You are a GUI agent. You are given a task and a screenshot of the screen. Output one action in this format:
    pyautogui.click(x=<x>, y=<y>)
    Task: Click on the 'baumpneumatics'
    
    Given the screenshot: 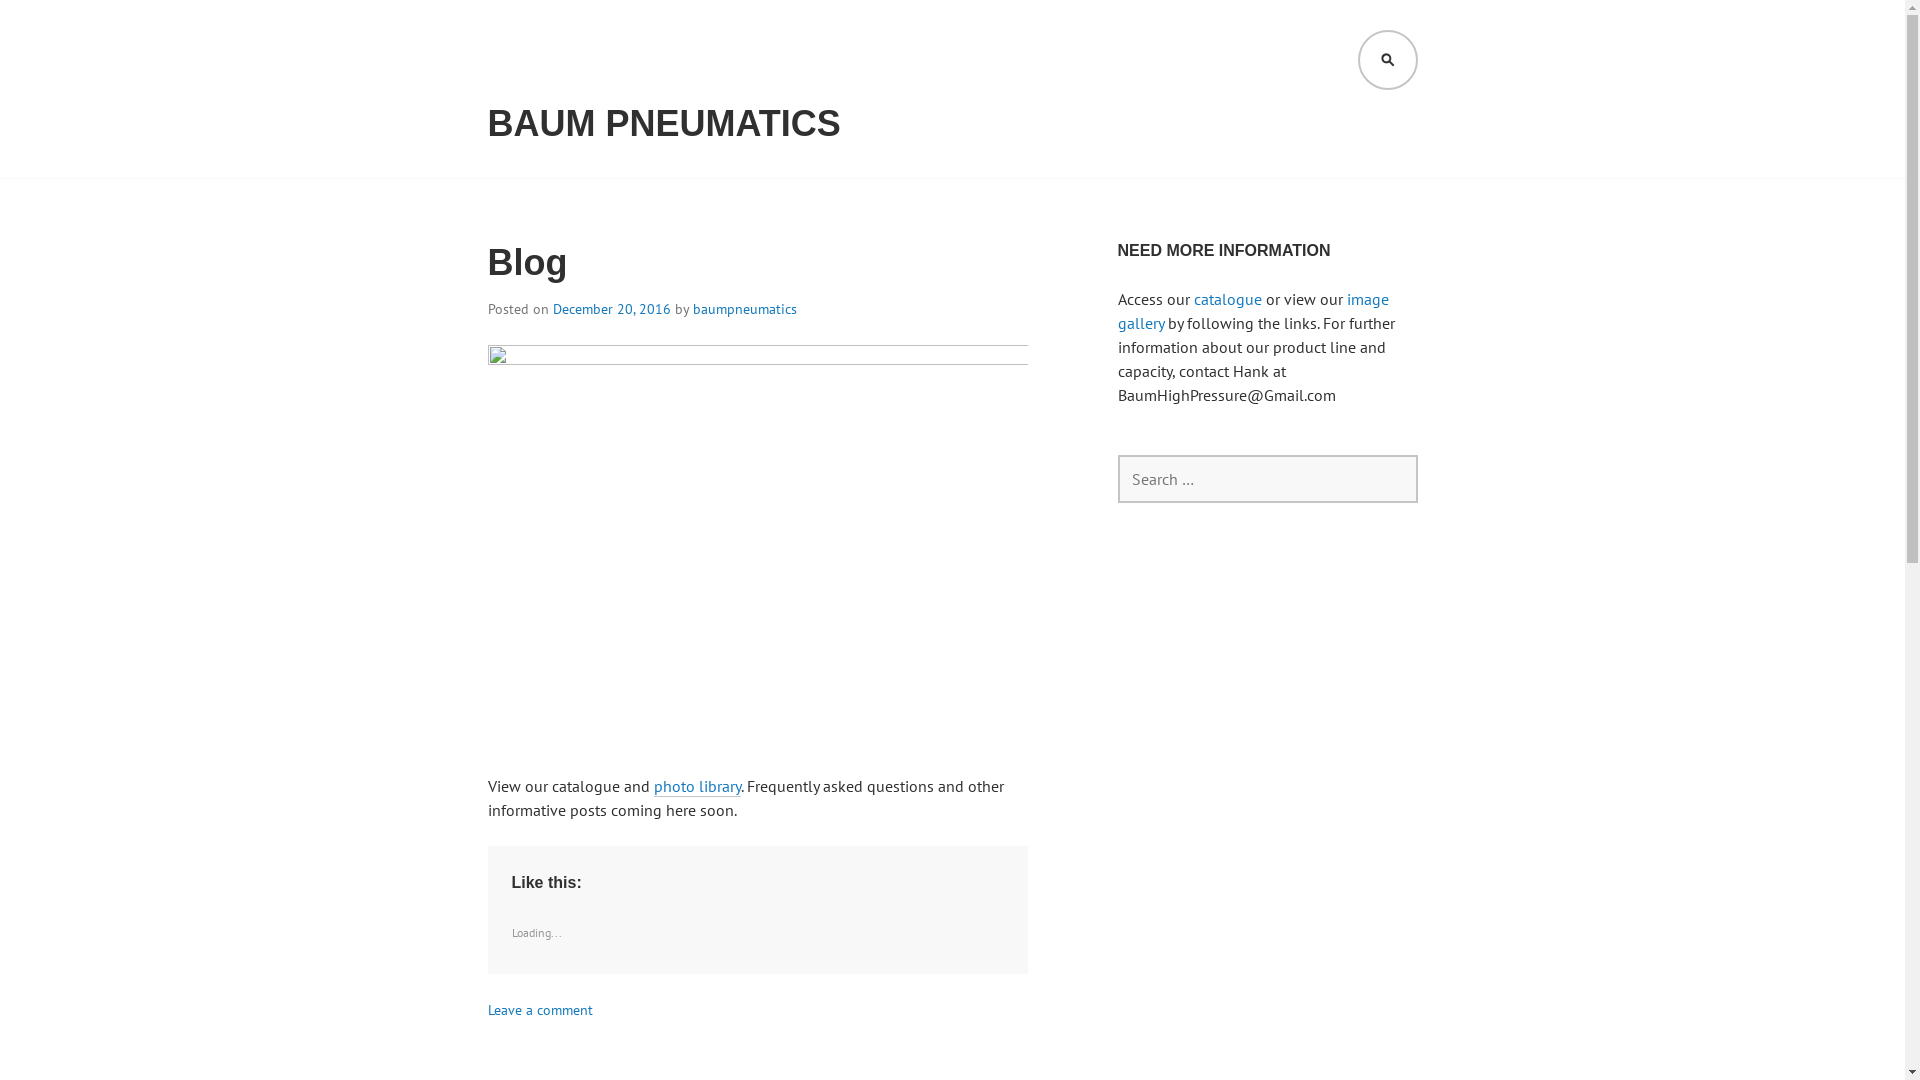 What is the action you would take?
    pyautogui.click(x=743, y=308)
    